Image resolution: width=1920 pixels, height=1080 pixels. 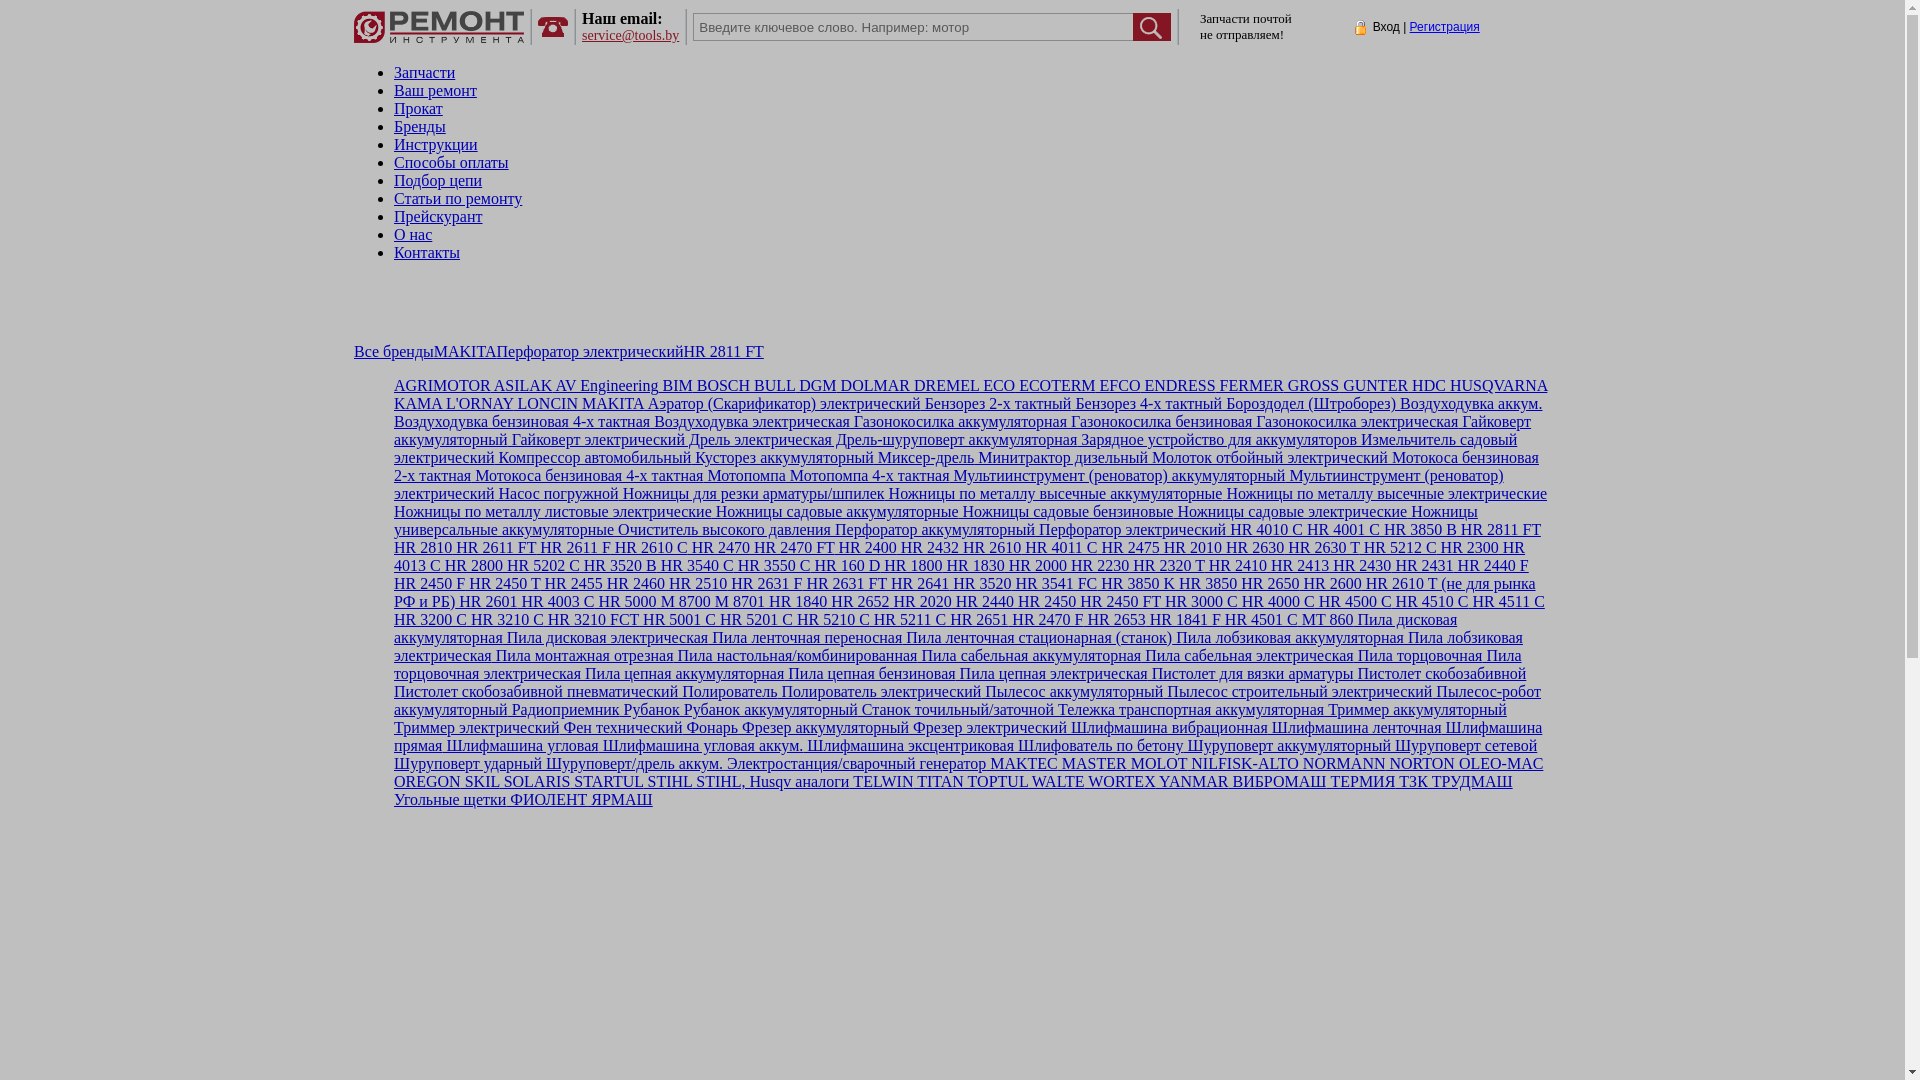 What do you see at coordinates (502, 583) in the screenshot?
I see `'HR 2450 T'` at bounding box center [502, 583].